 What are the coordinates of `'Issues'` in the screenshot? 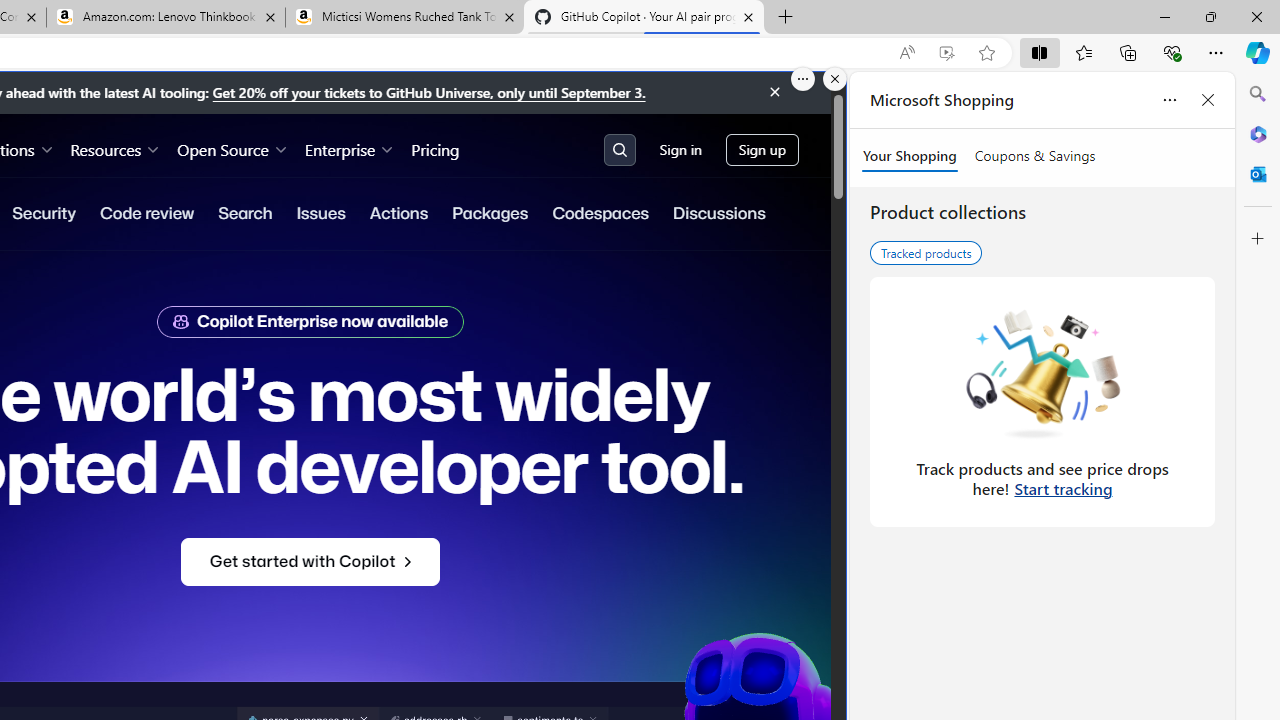 It's located at (320, 213).